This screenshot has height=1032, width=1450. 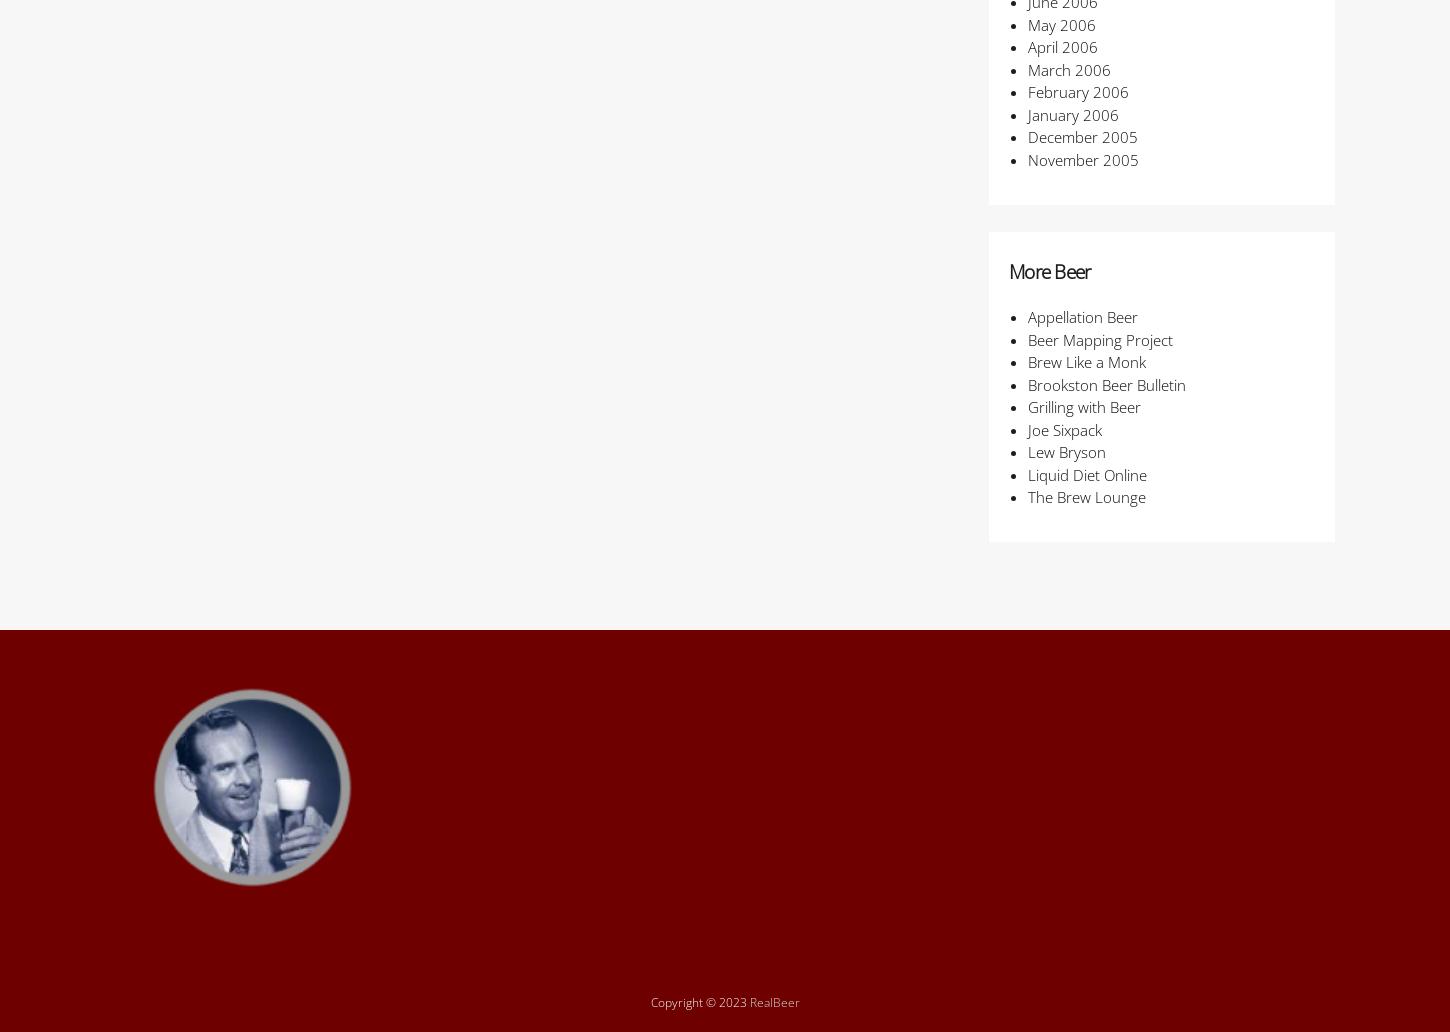 What do you see at coordinates (1060, 24) in the screenshot?
I see `'May 2006'` at bounding box center [1060, 24].